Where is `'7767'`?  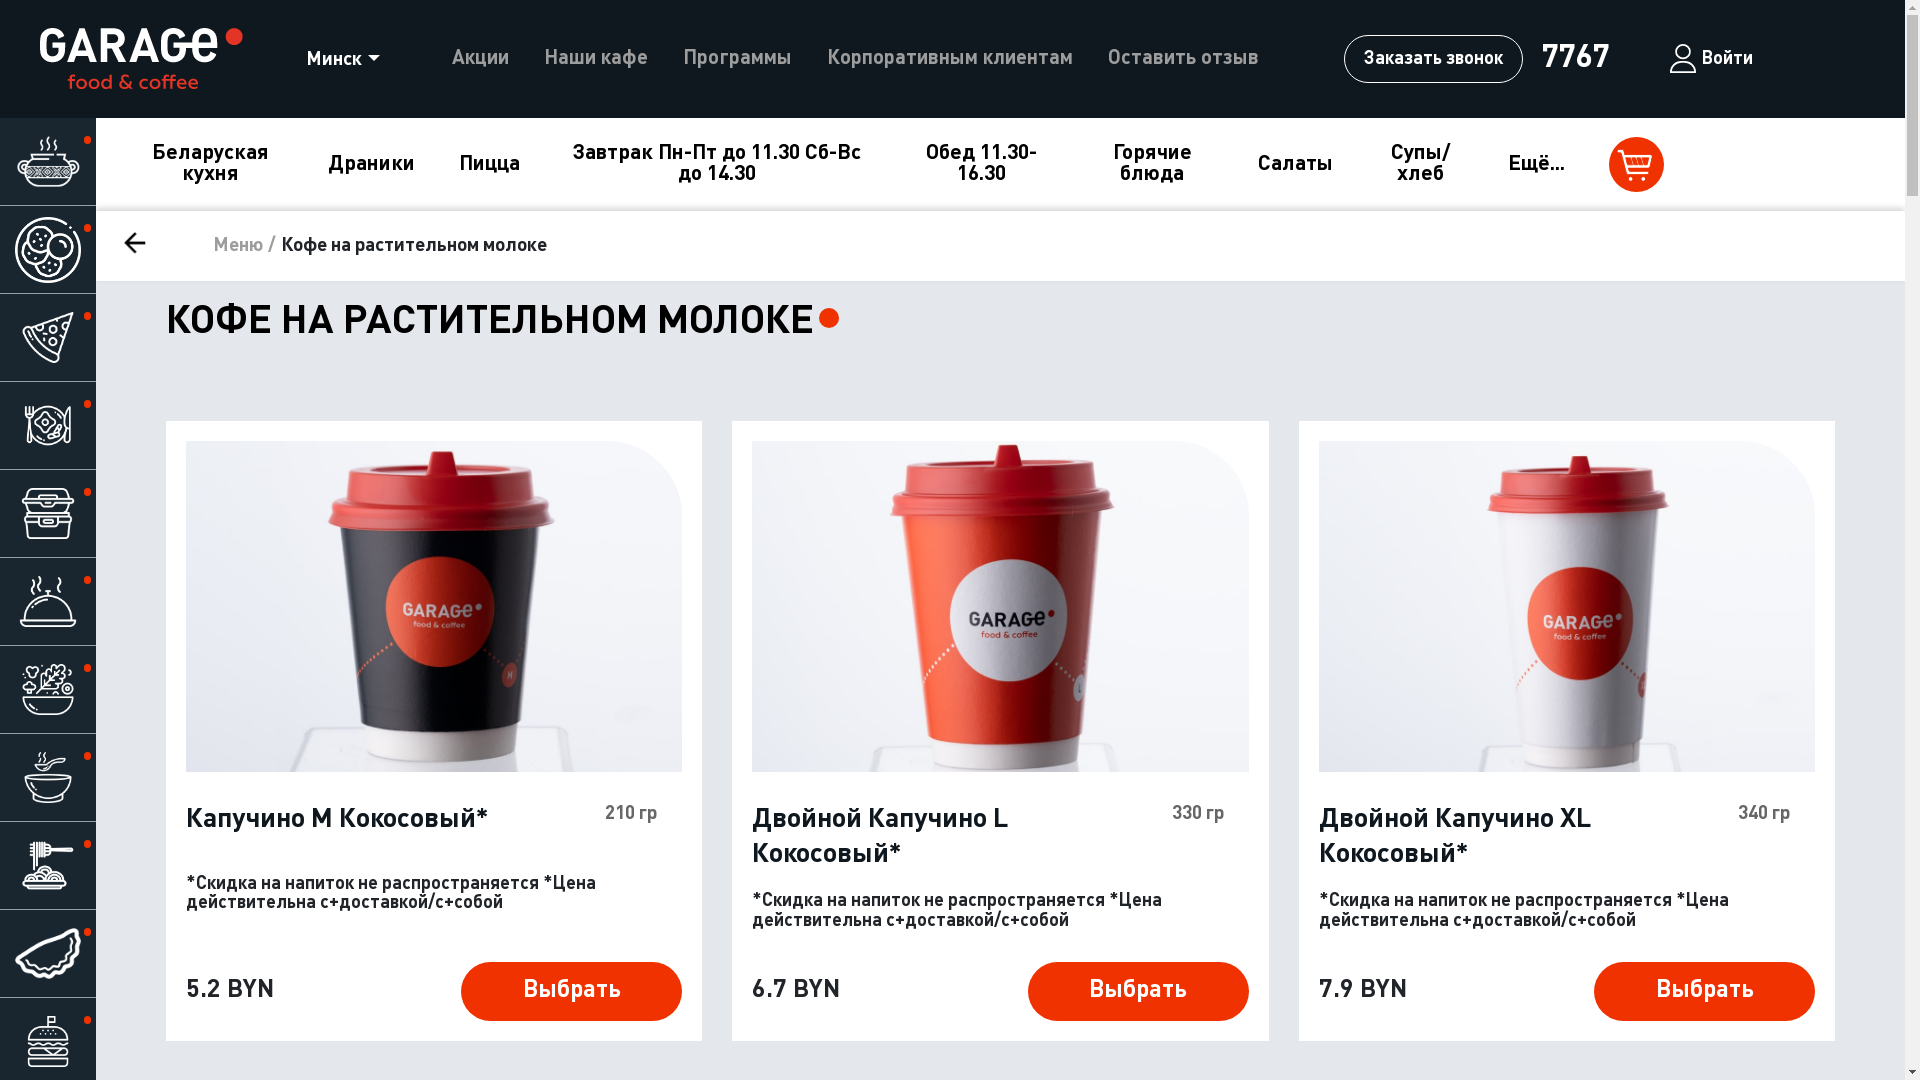 '7767' is located at coordinates (1573, 57).